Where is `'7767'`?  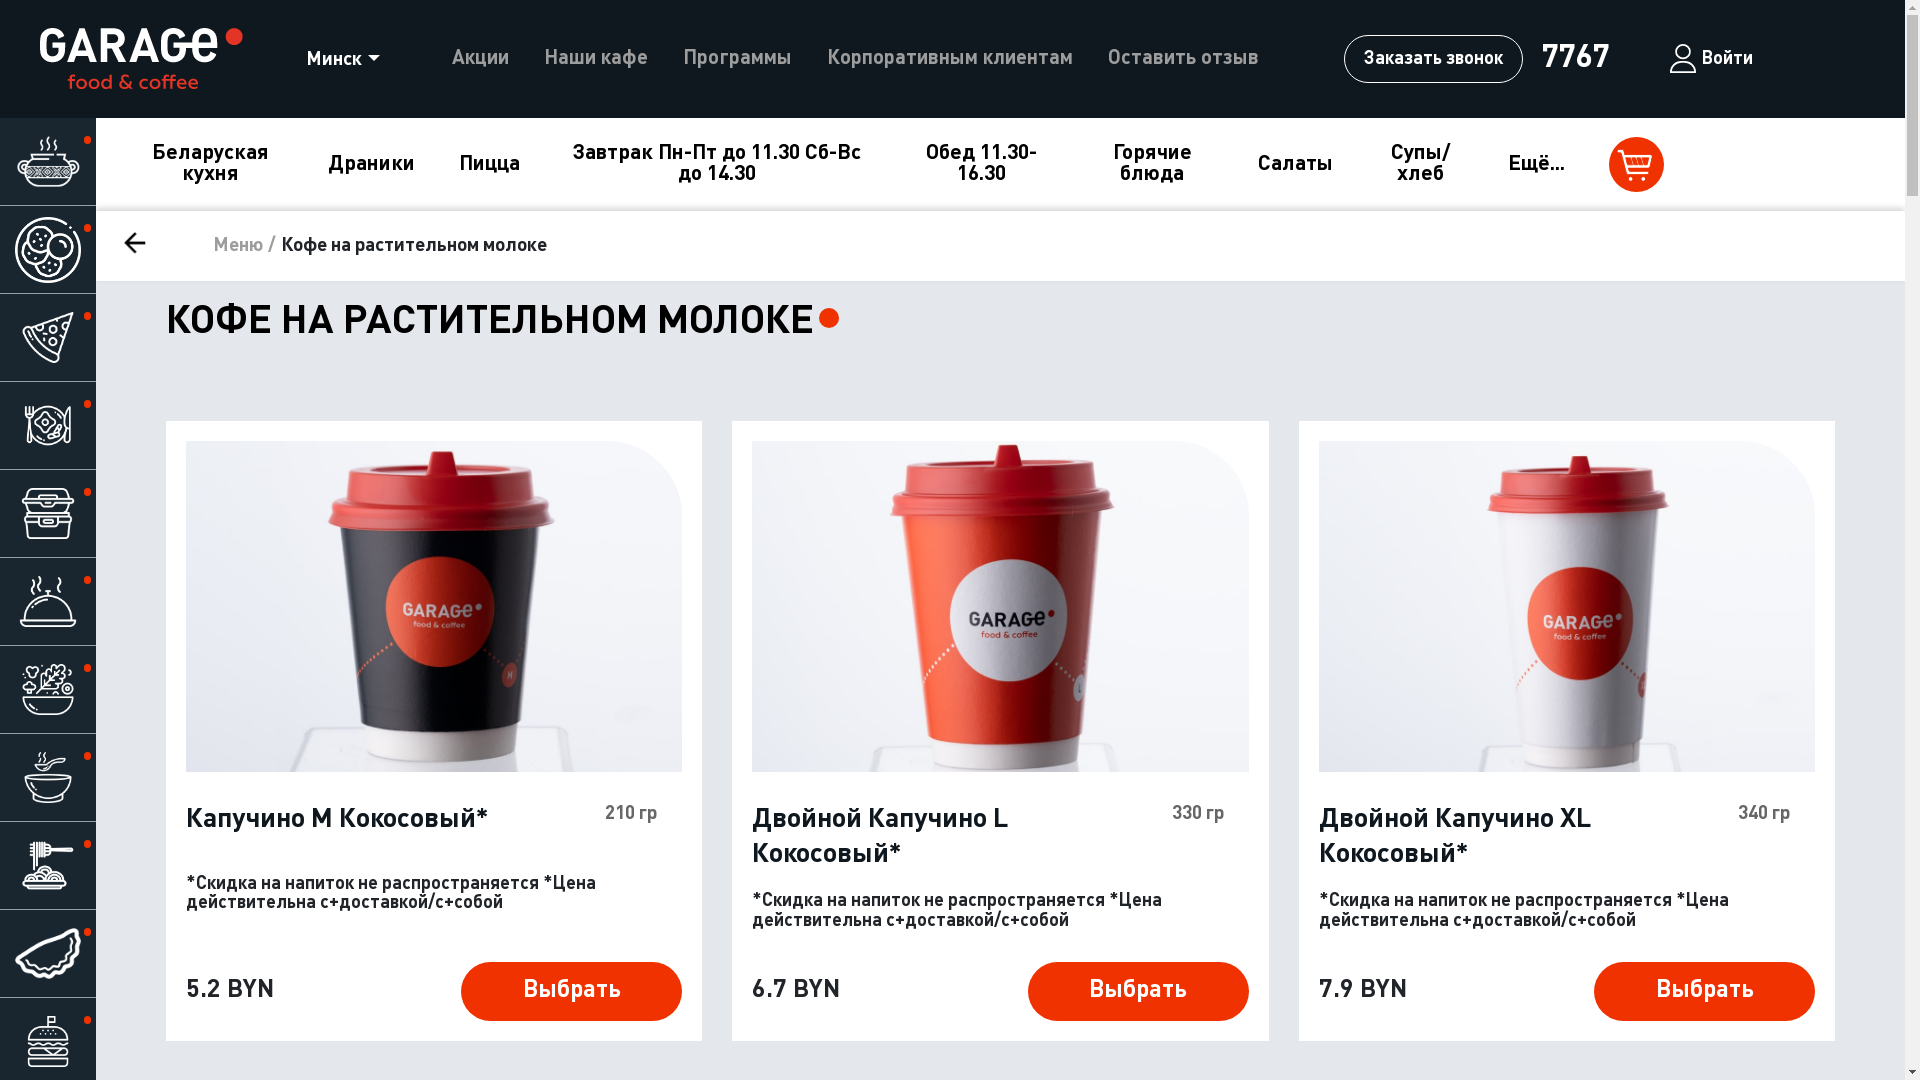 '7767' is located at coordinates (1573, 57).